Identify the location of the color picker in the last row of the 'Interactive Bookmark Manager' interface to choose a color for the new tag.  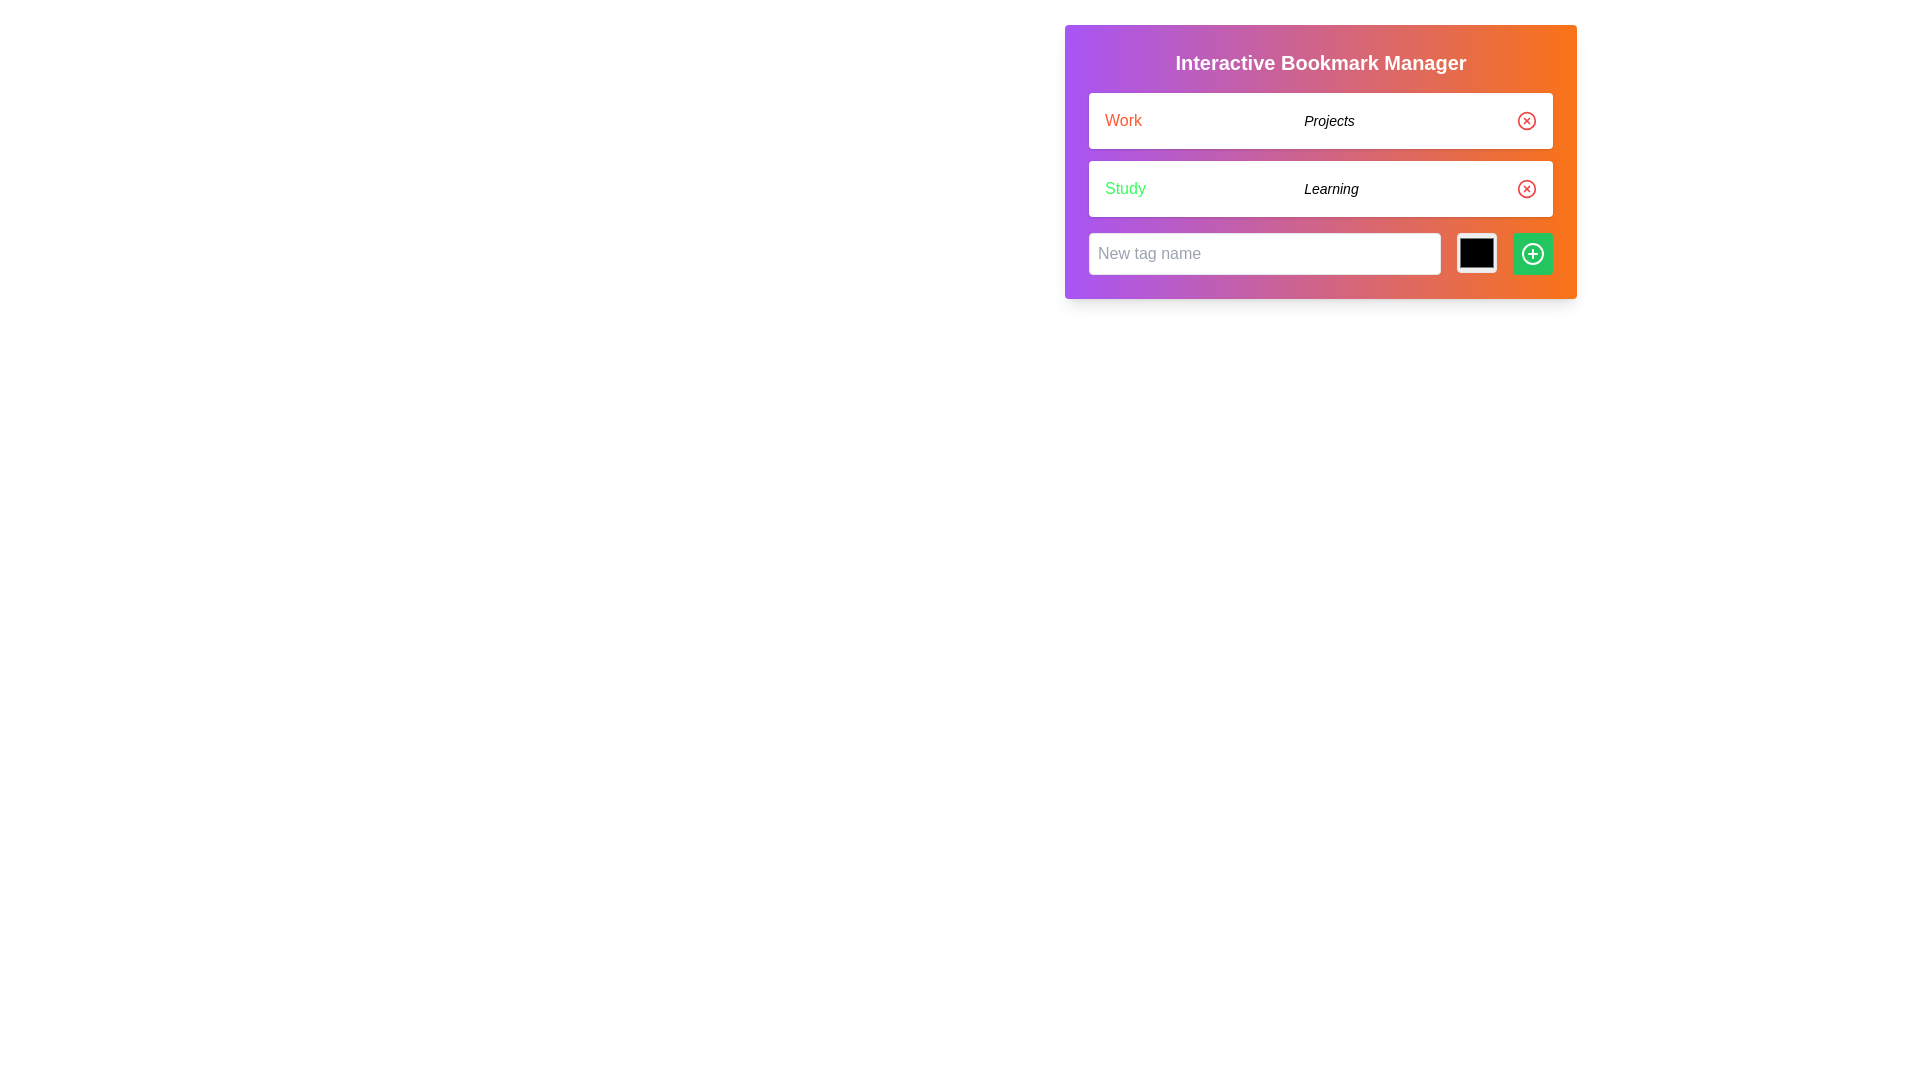
(1320, 253).